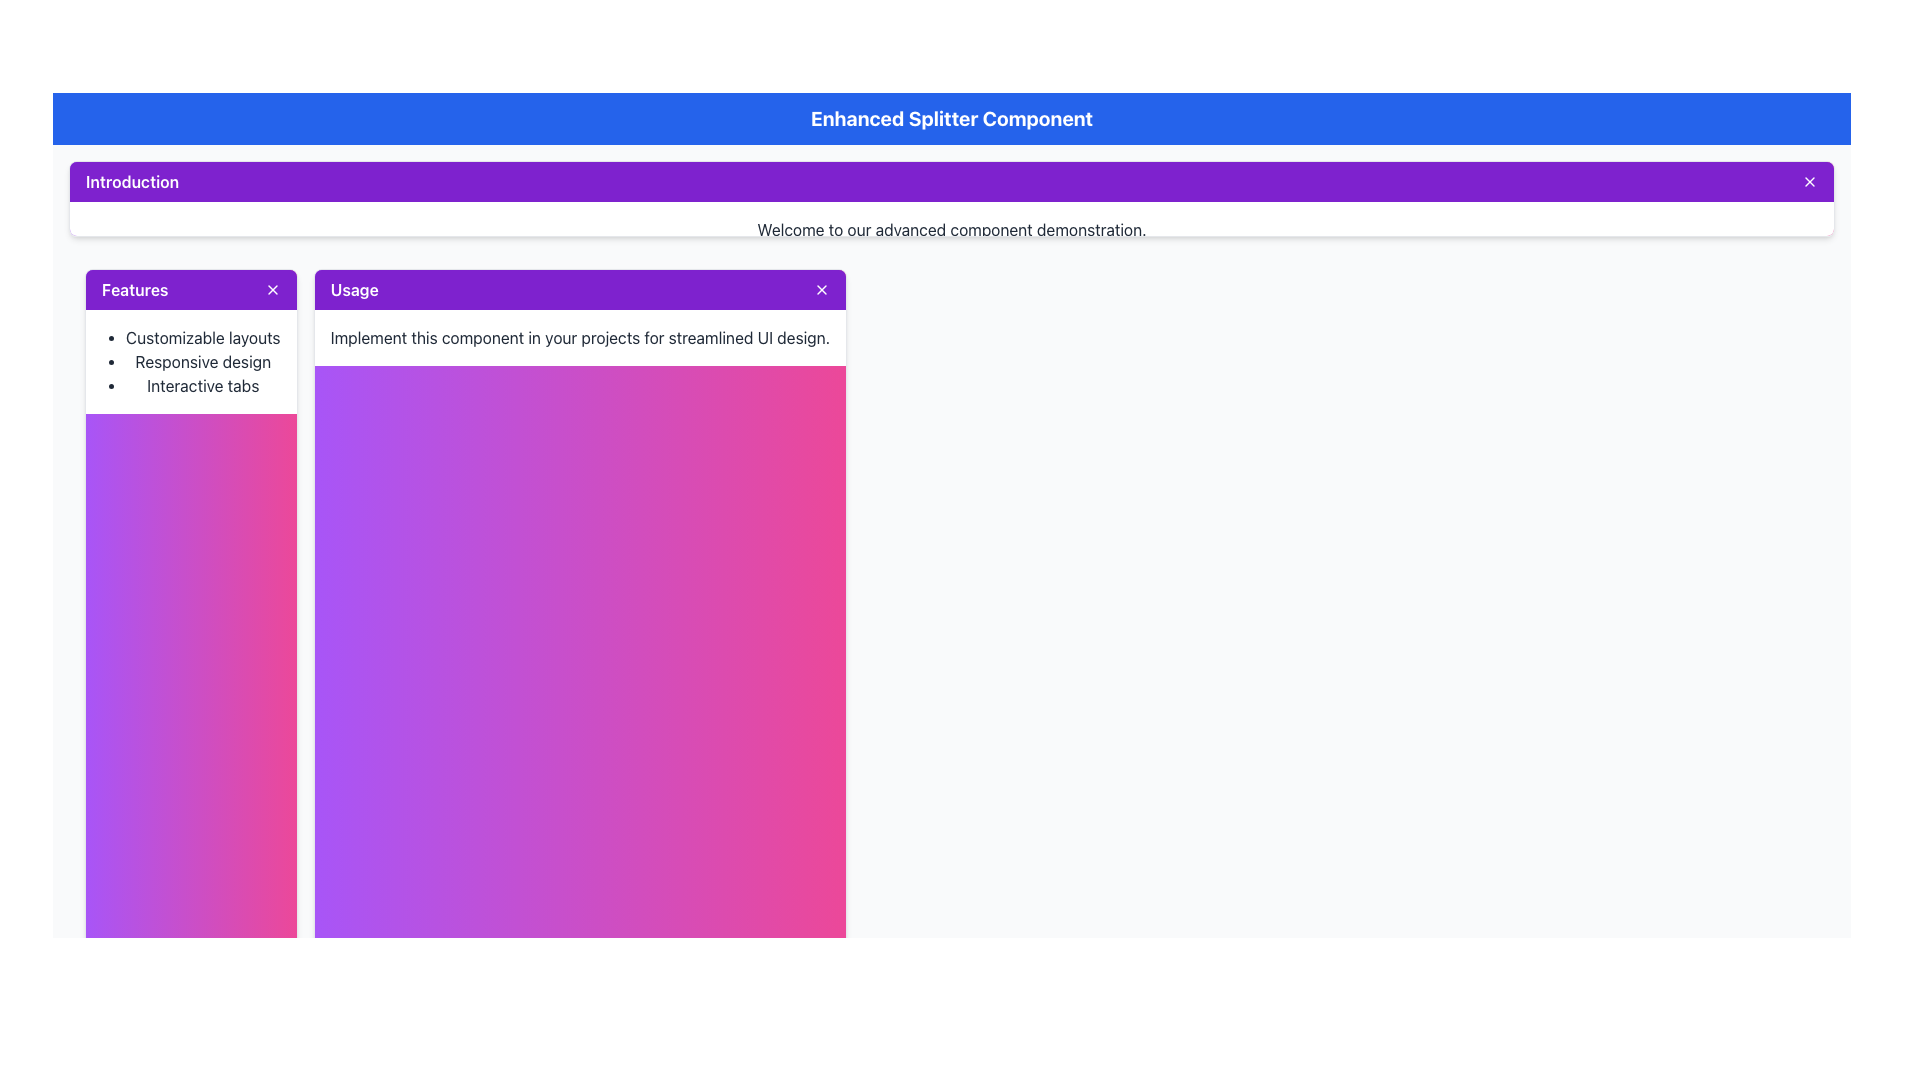 Image resolution: width=1920 pixels, height=1080 pixels. What do you see at coordinates (1809, 181) in the screenshot?
I see `the close button located on the far-right side of the purple bar labeled 'Introduction'` at bounding box center [1809, 181].